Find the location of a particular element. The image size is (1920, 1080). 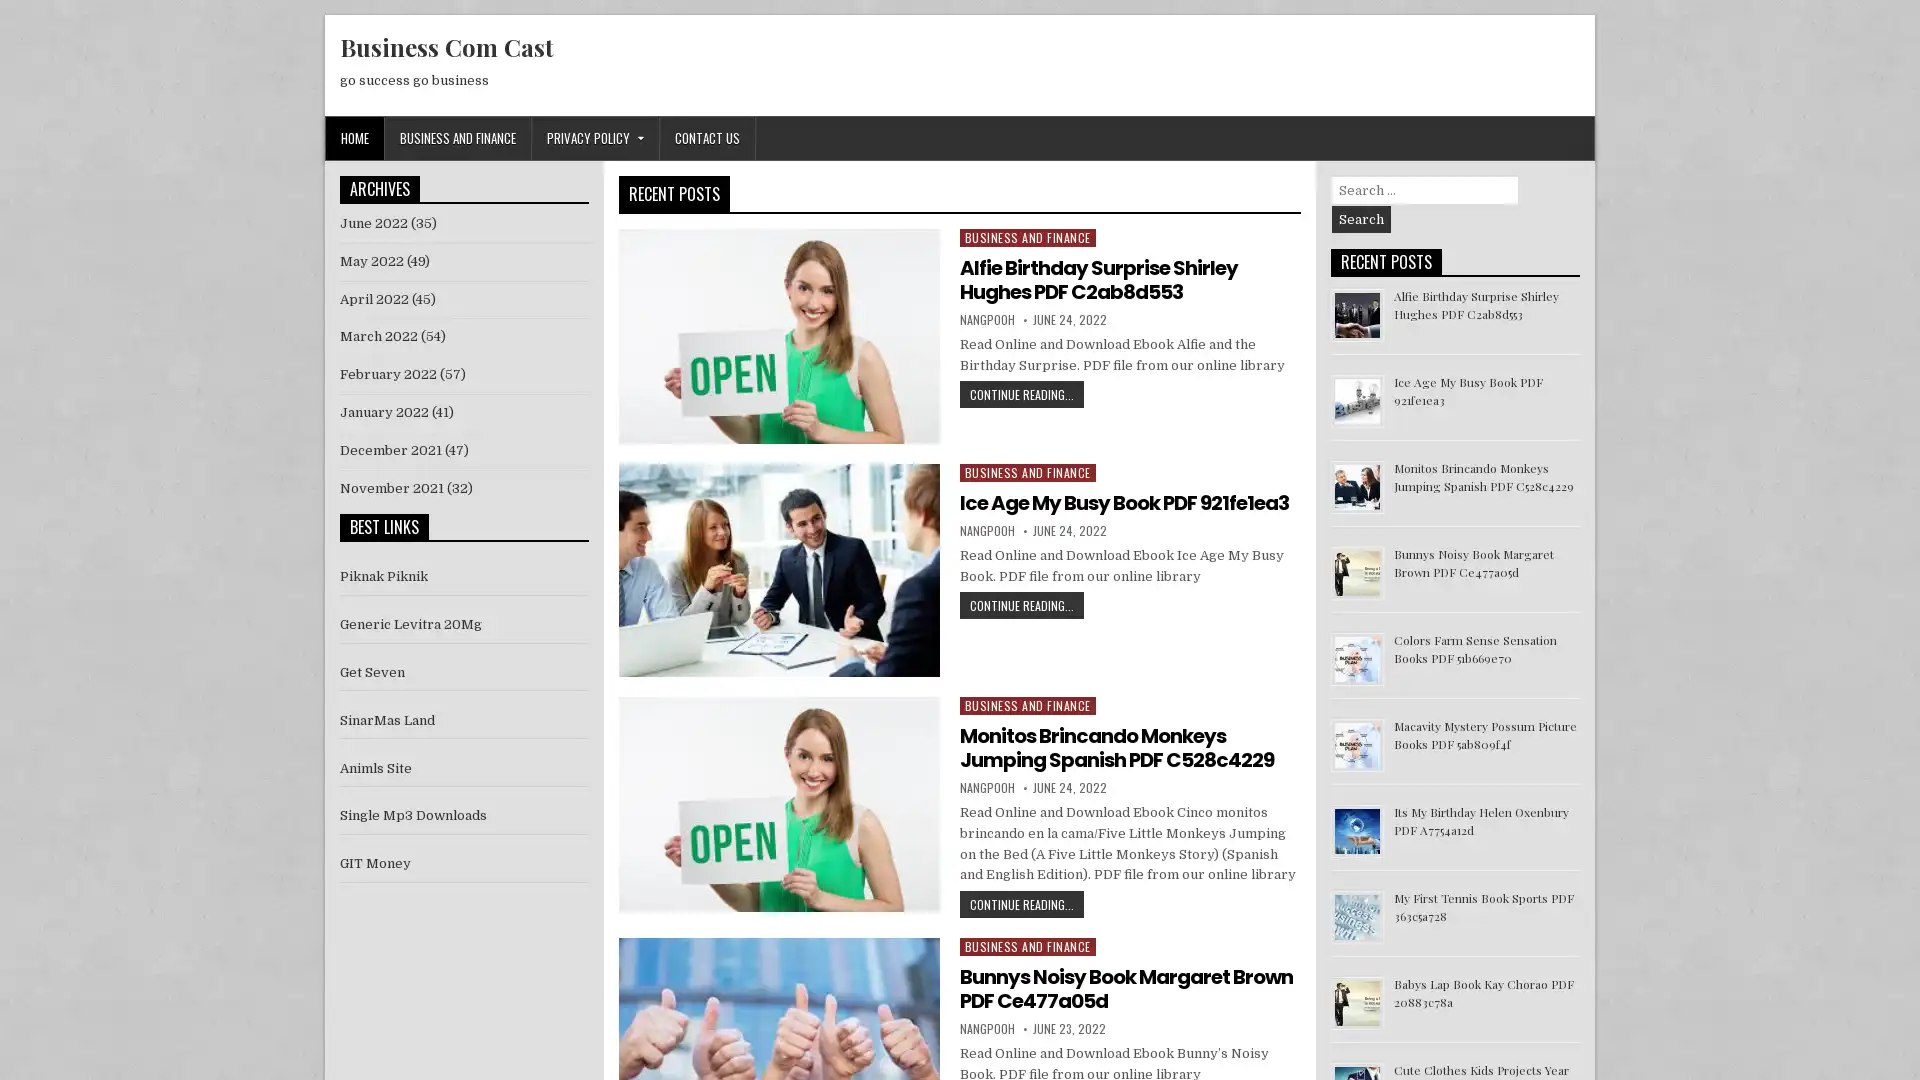

Search is located at coordinates (1360, 219).